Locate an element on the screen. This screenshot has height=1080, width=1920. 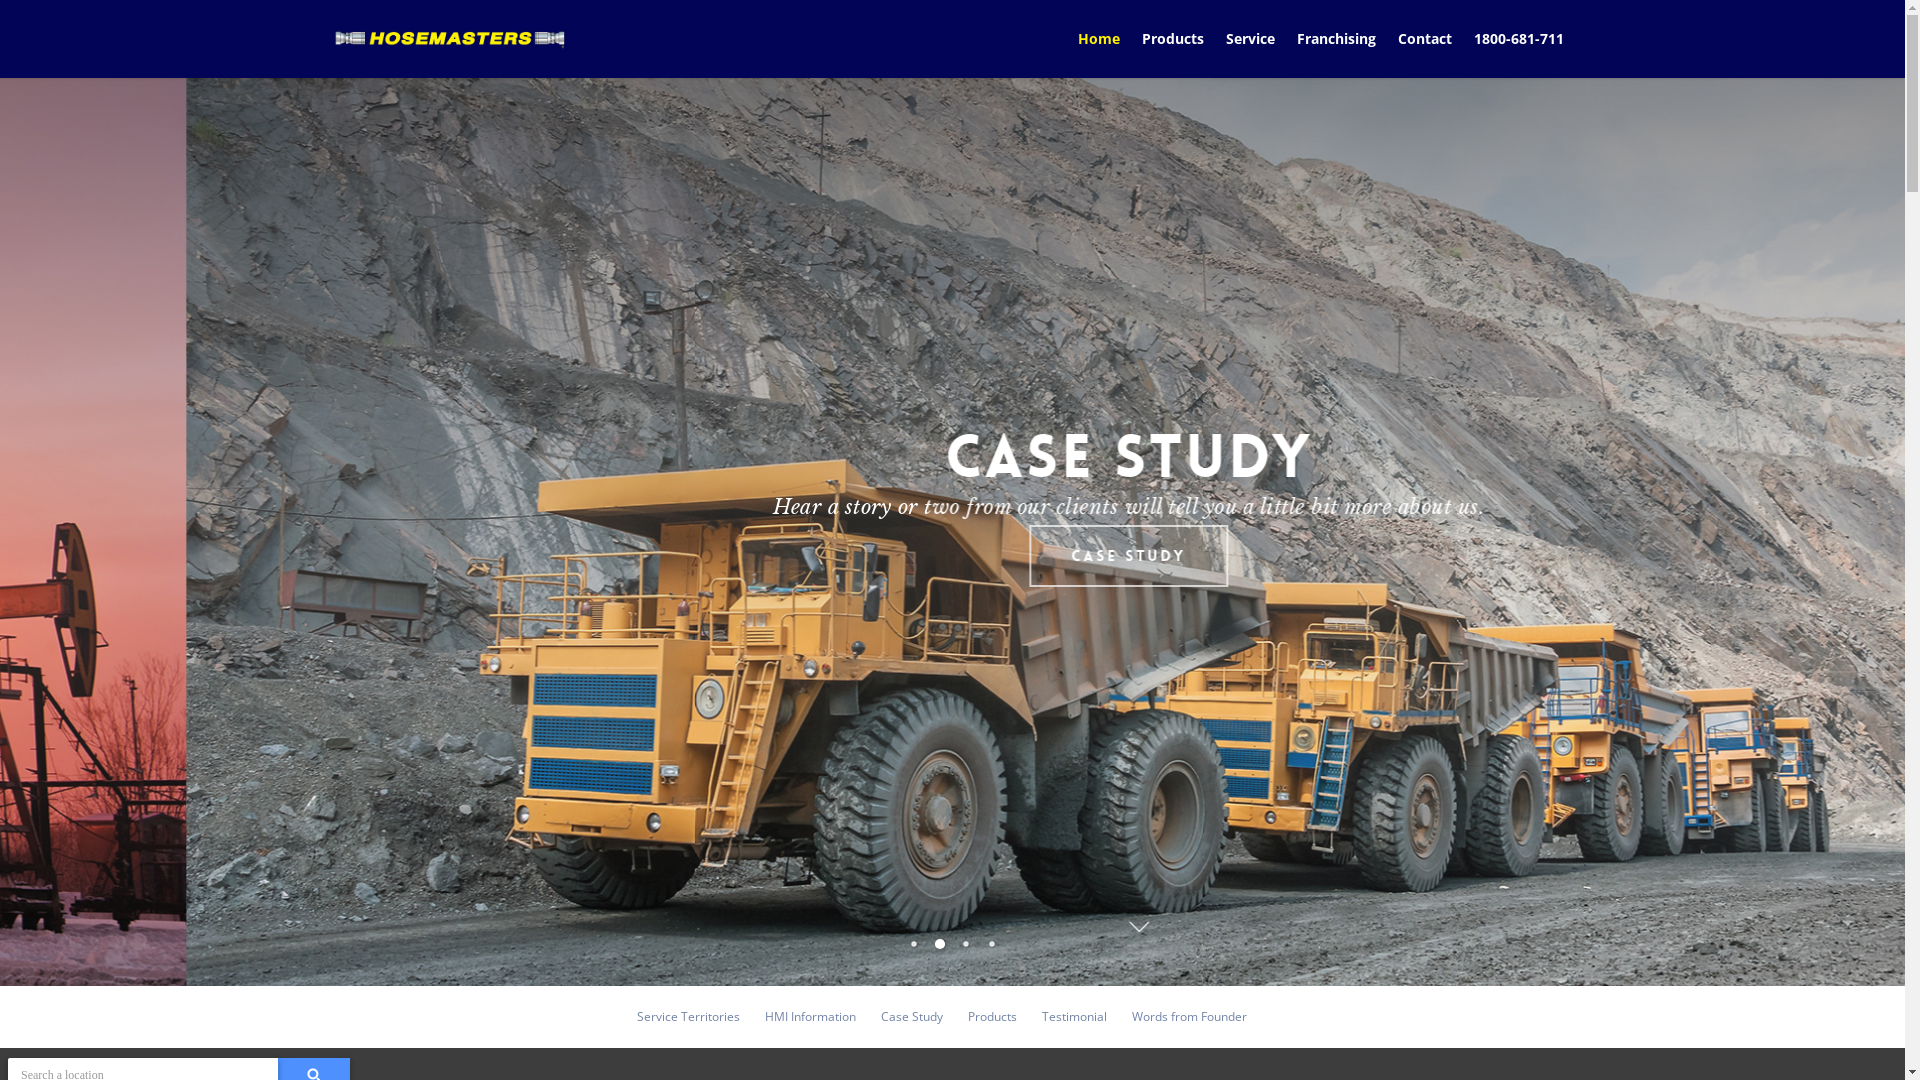
'1800-681-711' is located at coordinates (1464, 52).